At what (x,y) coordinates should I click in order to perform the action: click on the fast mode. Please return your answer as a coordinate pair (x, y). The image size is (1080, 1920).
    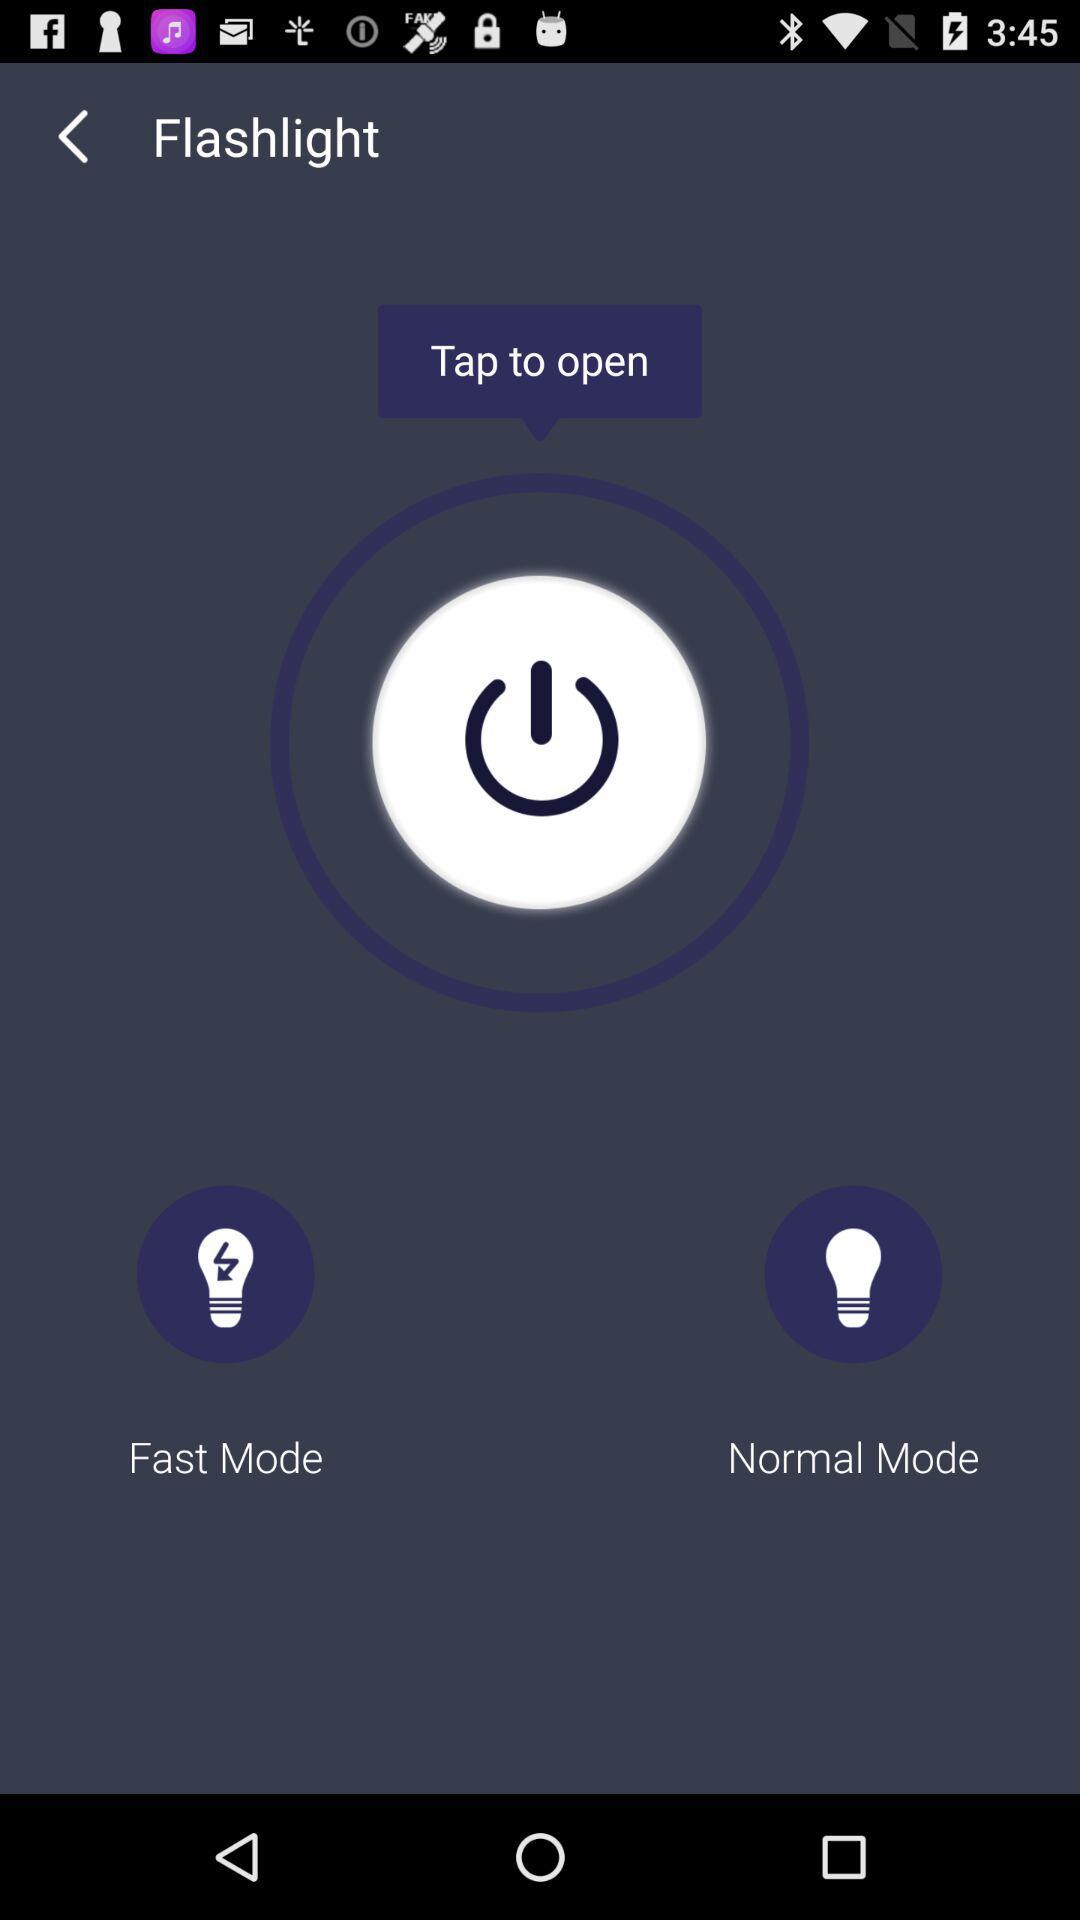
    Looking at the image, I should click on (225, 1314).